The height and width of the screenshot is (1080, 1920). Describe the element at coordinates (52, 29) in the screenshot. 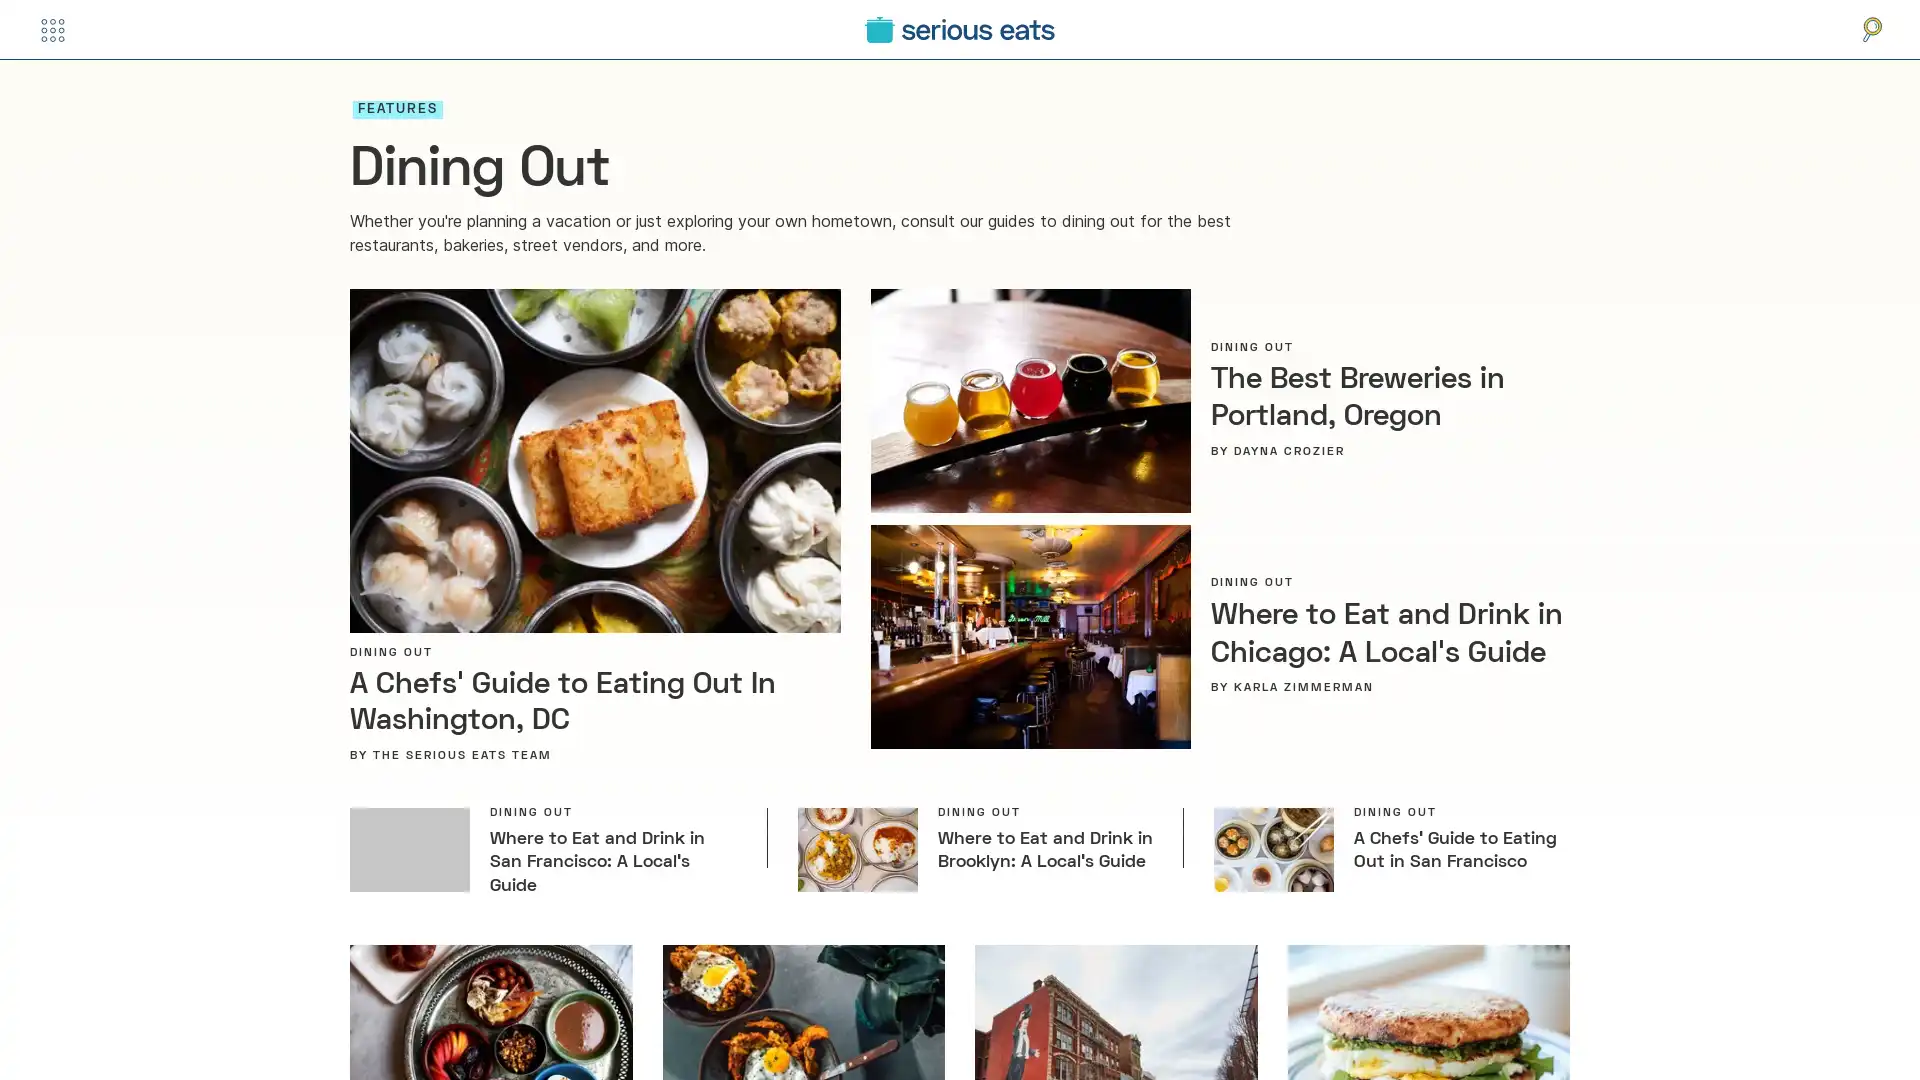

I see `BUTTON` at that location.